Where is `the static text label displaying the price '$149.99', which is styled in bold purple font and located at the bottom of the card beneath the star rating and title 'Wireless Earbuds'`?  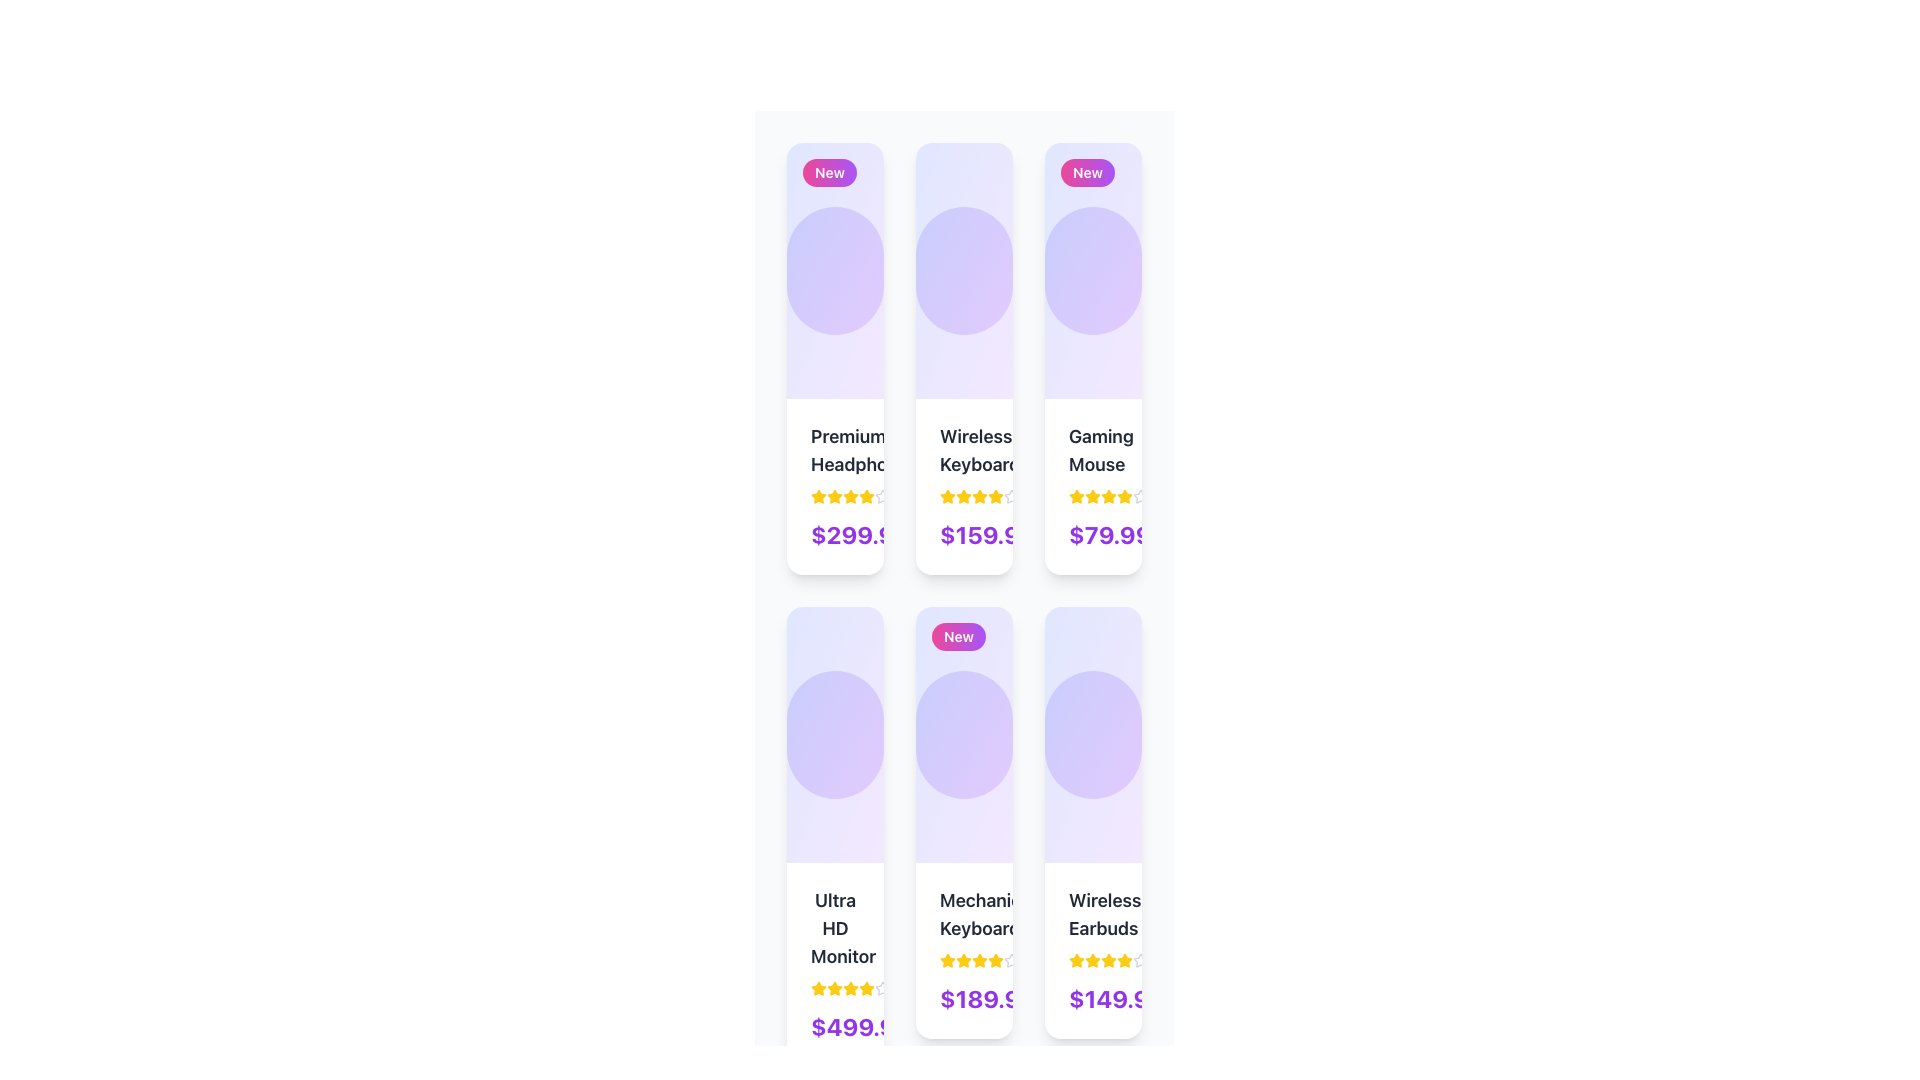
the static text label displaying the price '$149.99', which is styled in bold purple font and located at the bottom of the card beneath the star rating and title 'Wireless Earbuds' is located at coordinates (1116, 999).